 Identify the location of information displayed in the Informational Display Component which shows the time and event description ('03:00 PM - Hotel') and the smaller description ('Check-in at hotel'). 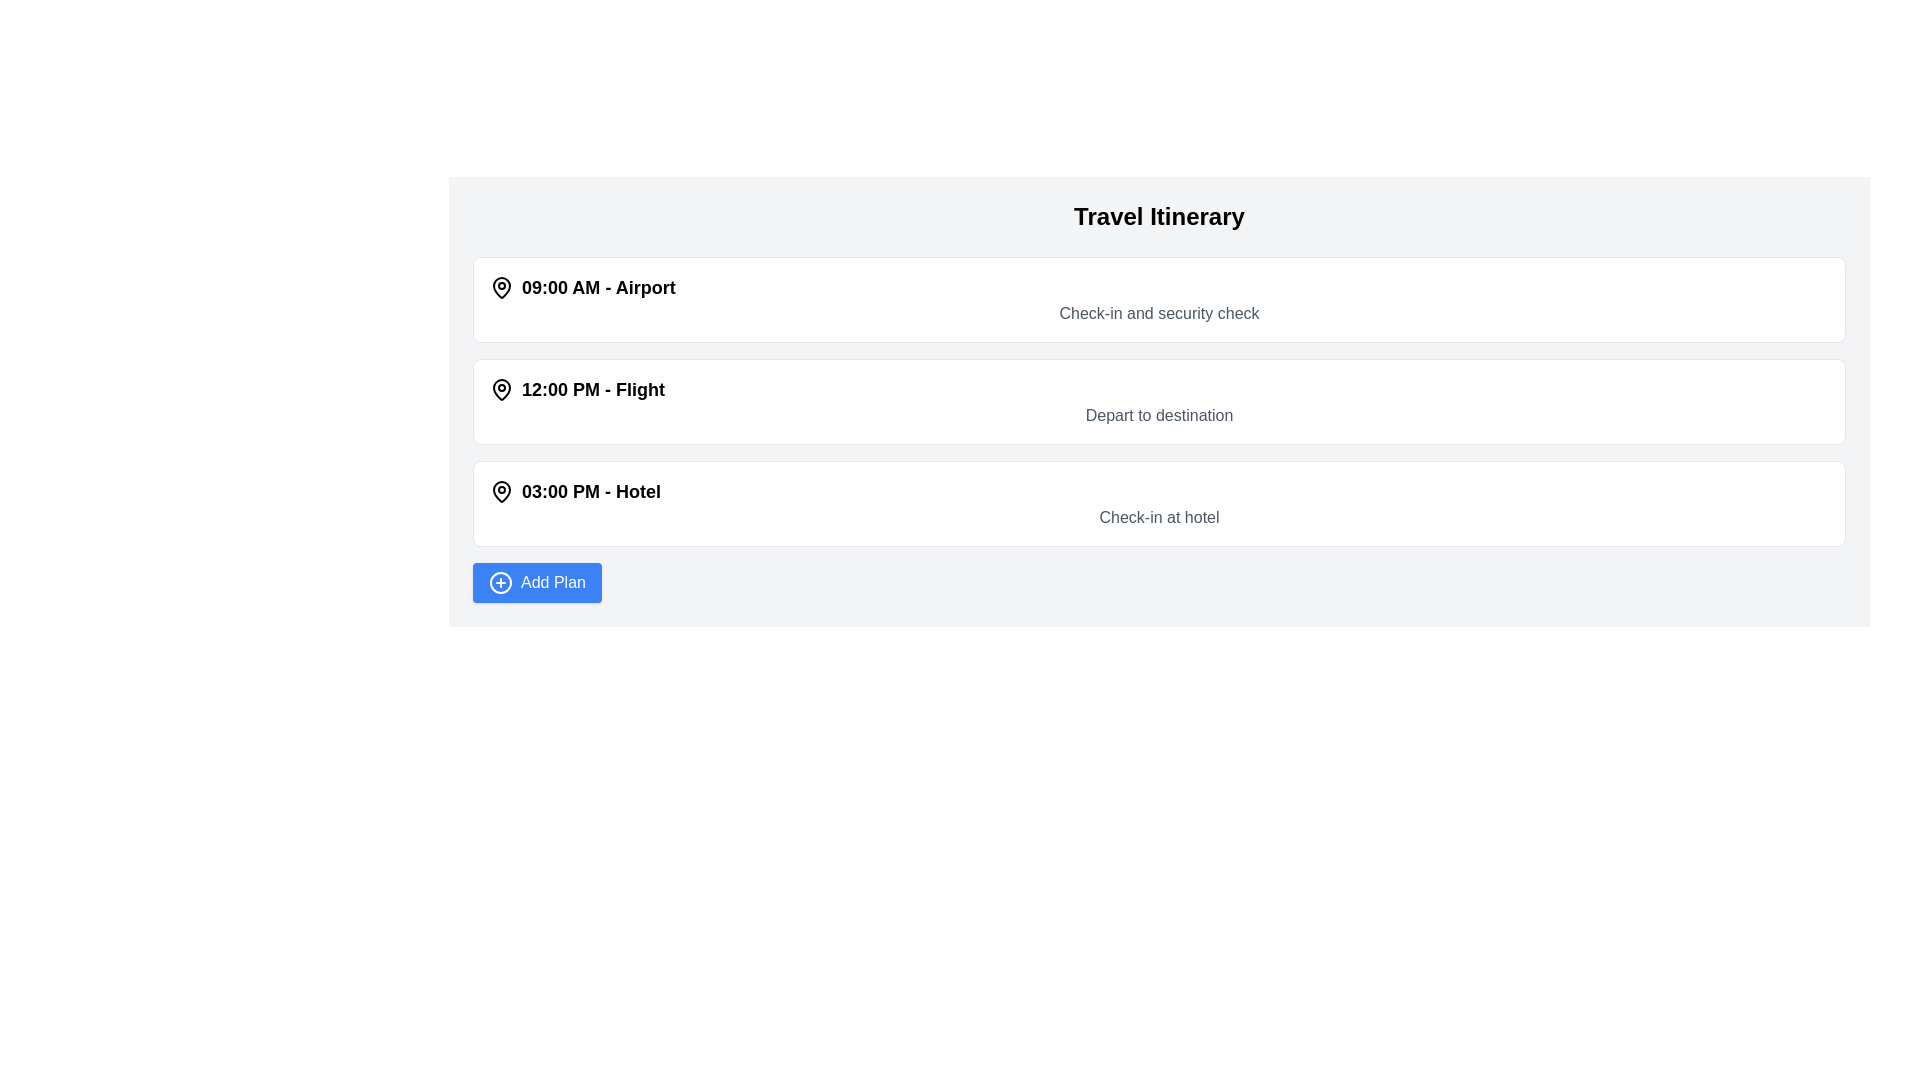
(1159, 503).